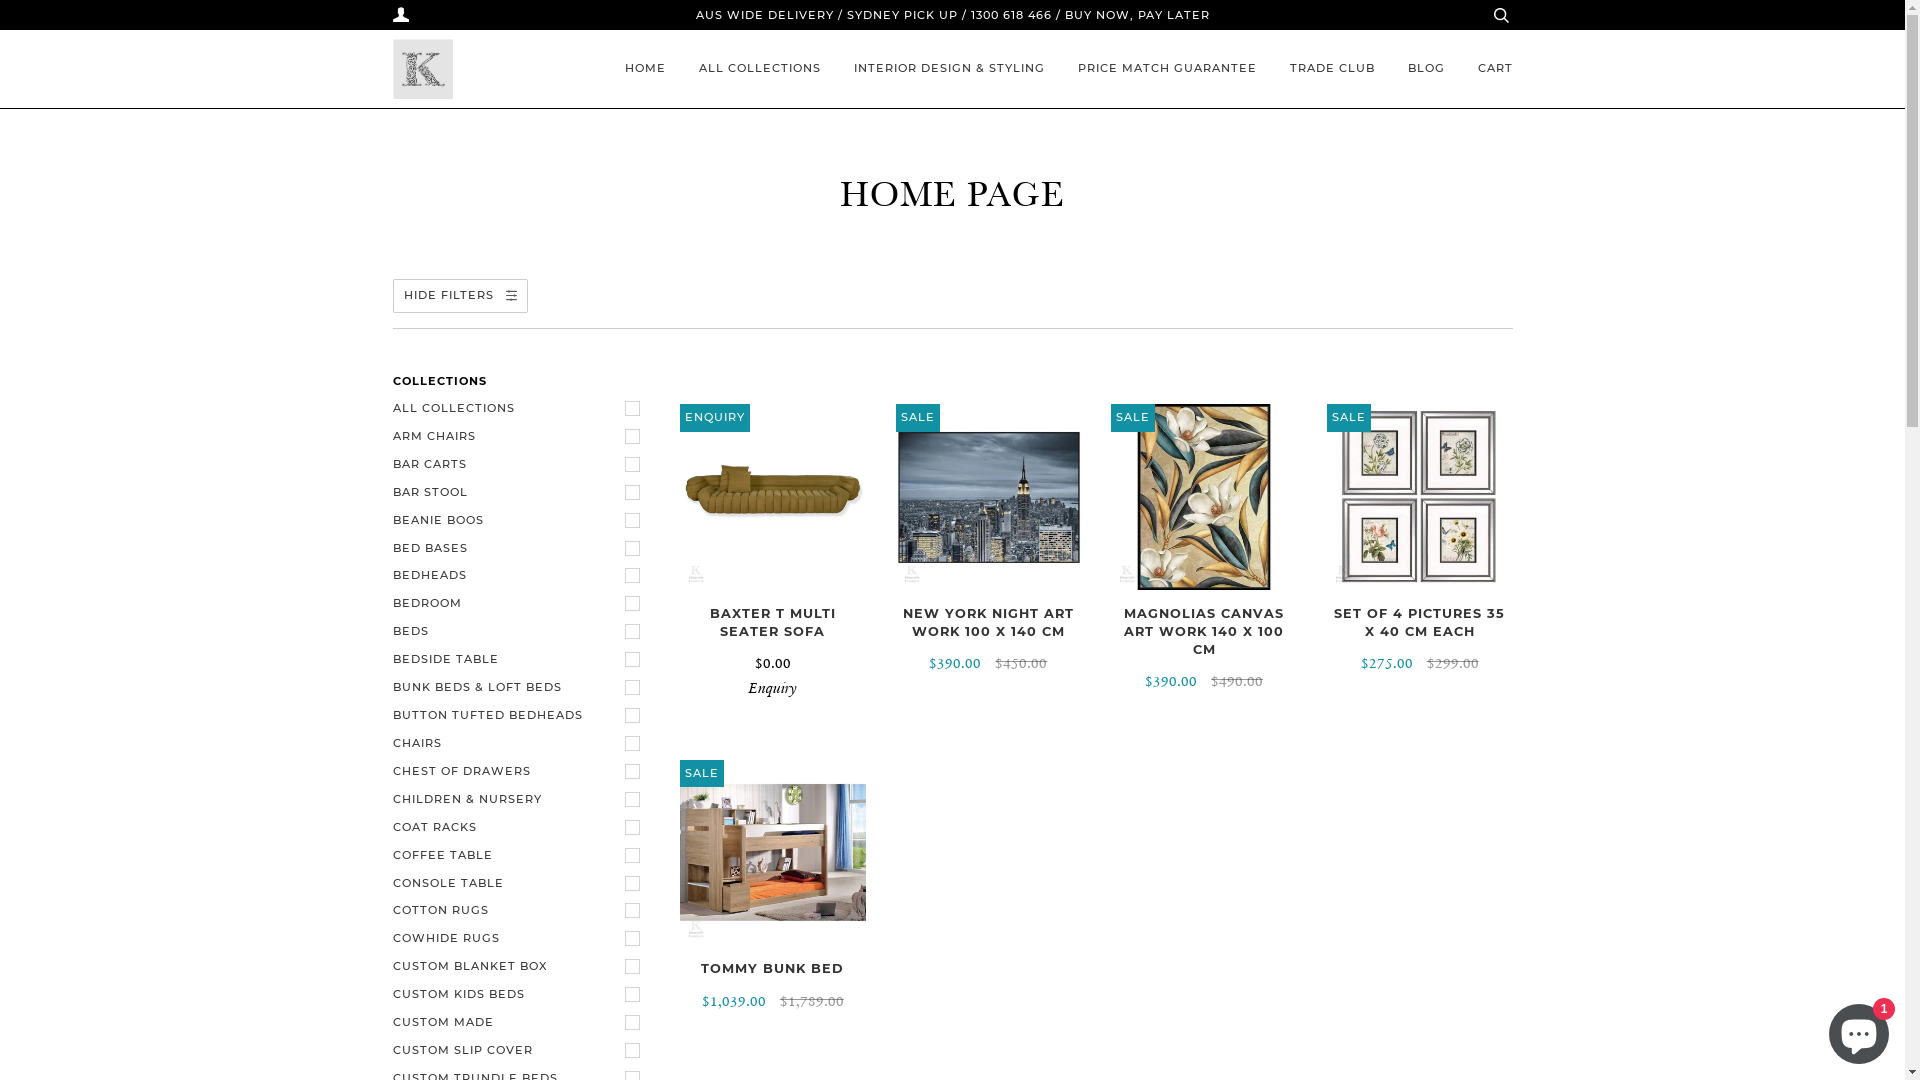 This screenshot has height=1080, width=1920. What do you see at coordinates (392, 296) in the screenshot?
I see `'HIDE FILTERS'` at bounding box center [392, 296].